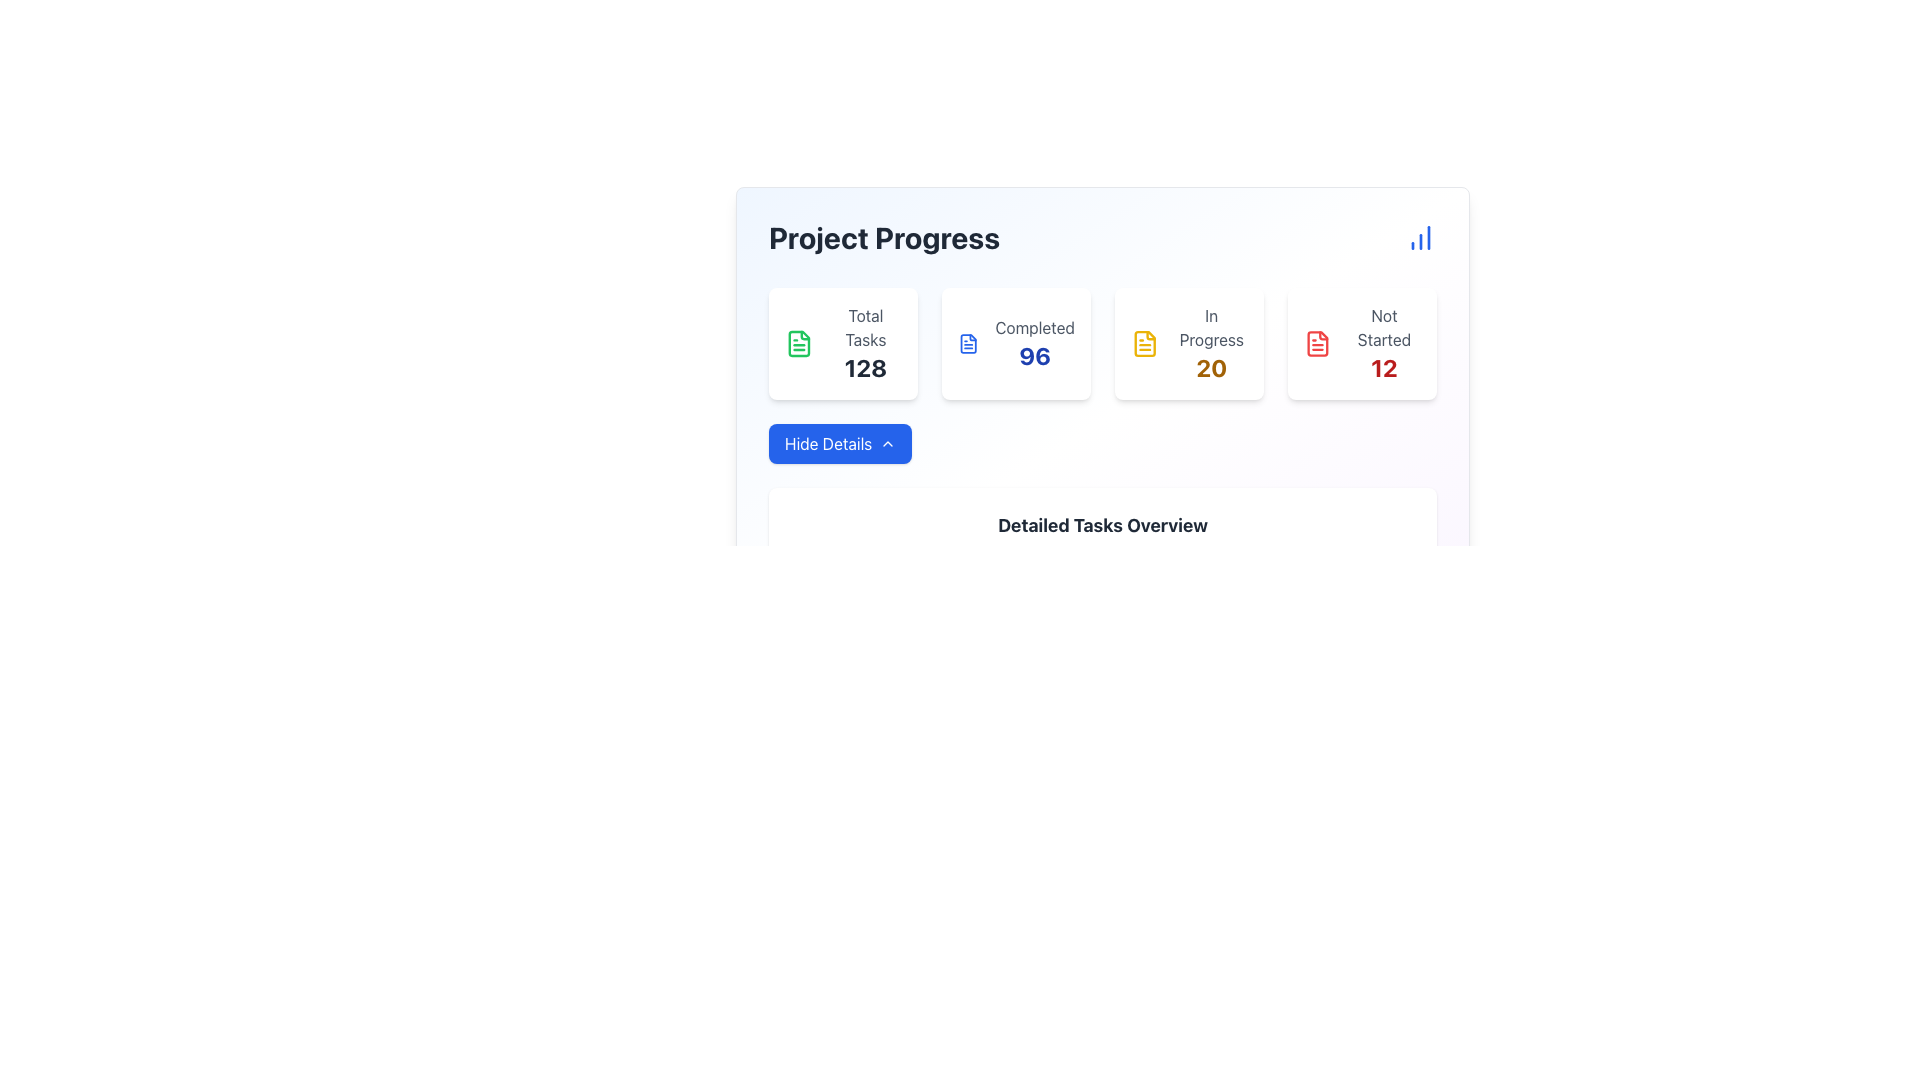 This screenshot has height=1080, width=1920. Describe the element at coordinates (1035, 342) in the screenshot. I see `text displayed in the Static Text Display showing 'Completed' and the number '96' in the Project Progress section, located at the top-right of the metrics summary` at that location.